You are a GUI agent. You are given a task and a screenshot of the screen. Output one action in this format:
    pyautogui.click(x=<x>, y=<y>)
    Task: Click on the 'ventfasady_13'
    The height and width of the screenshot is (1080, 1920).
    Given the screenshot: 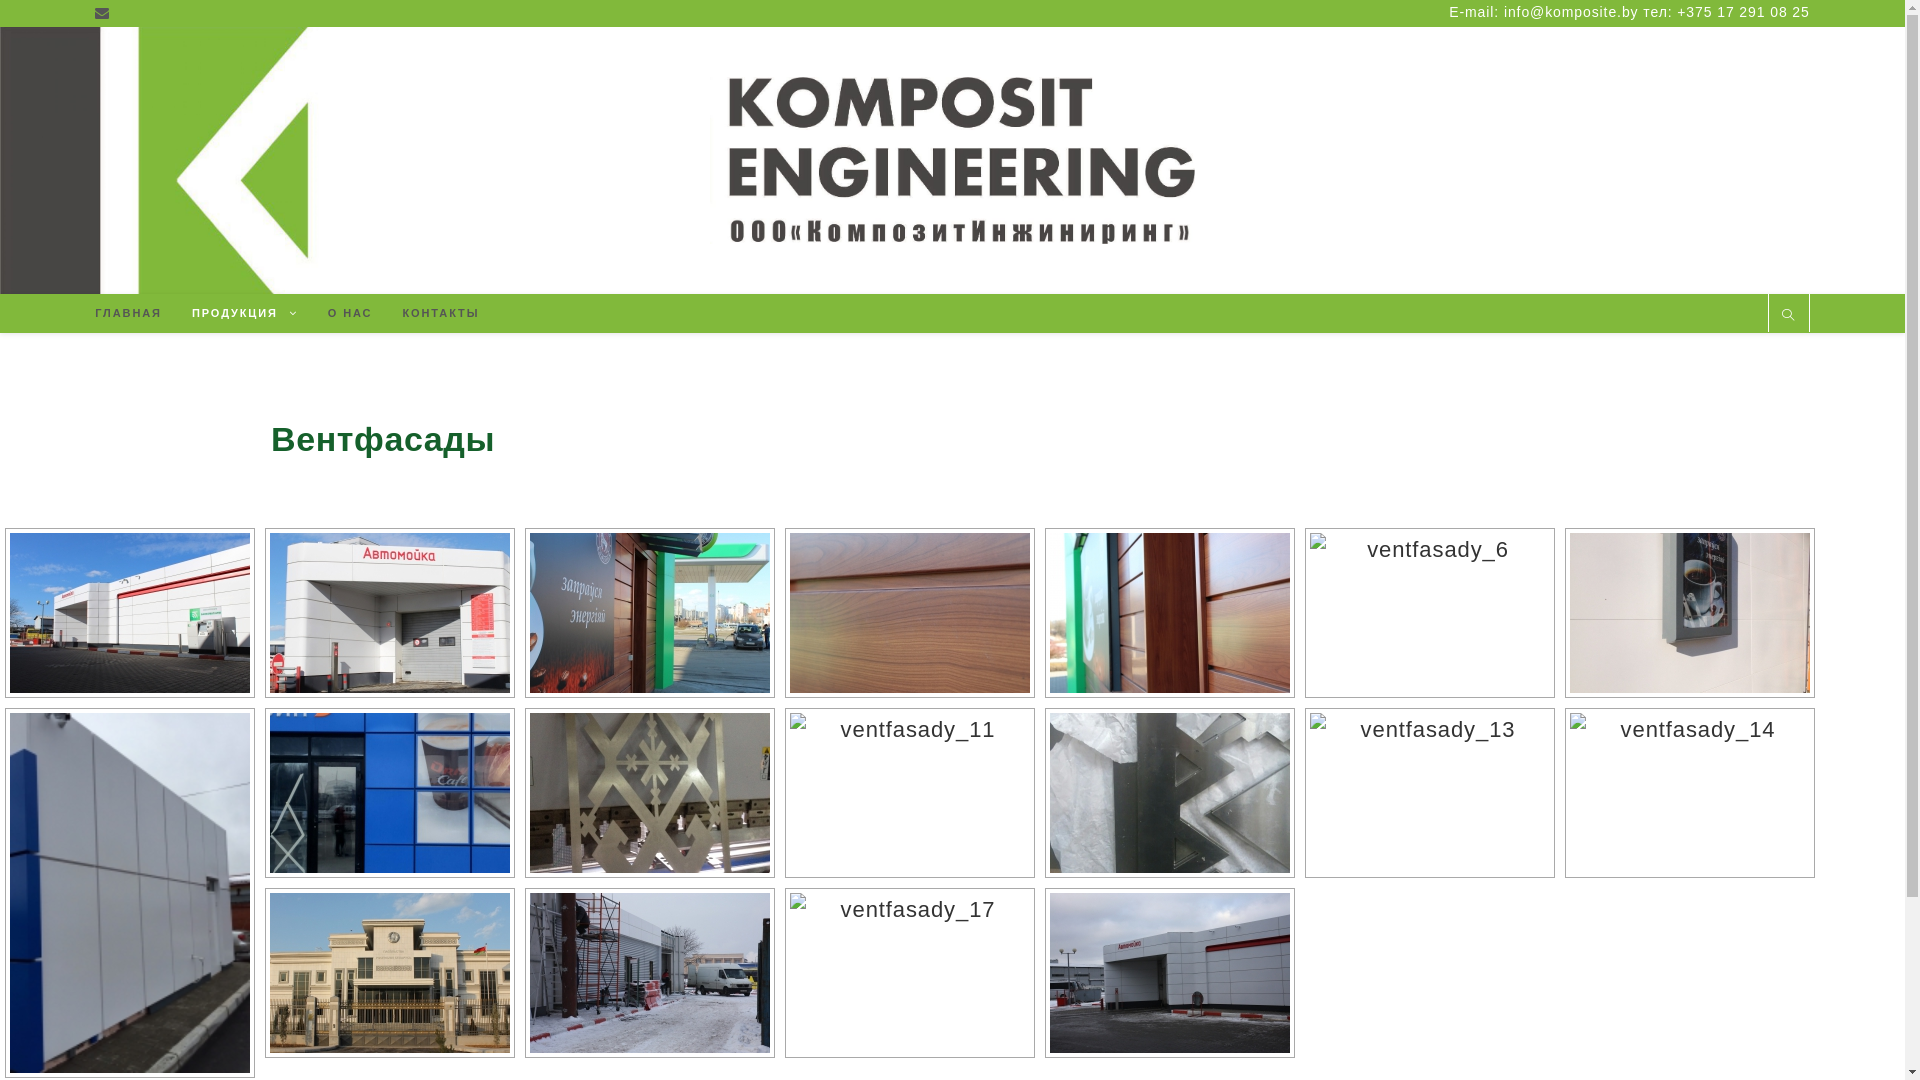 What is the action you would take?
    pyautogui.click(x=1429, y=792)
    